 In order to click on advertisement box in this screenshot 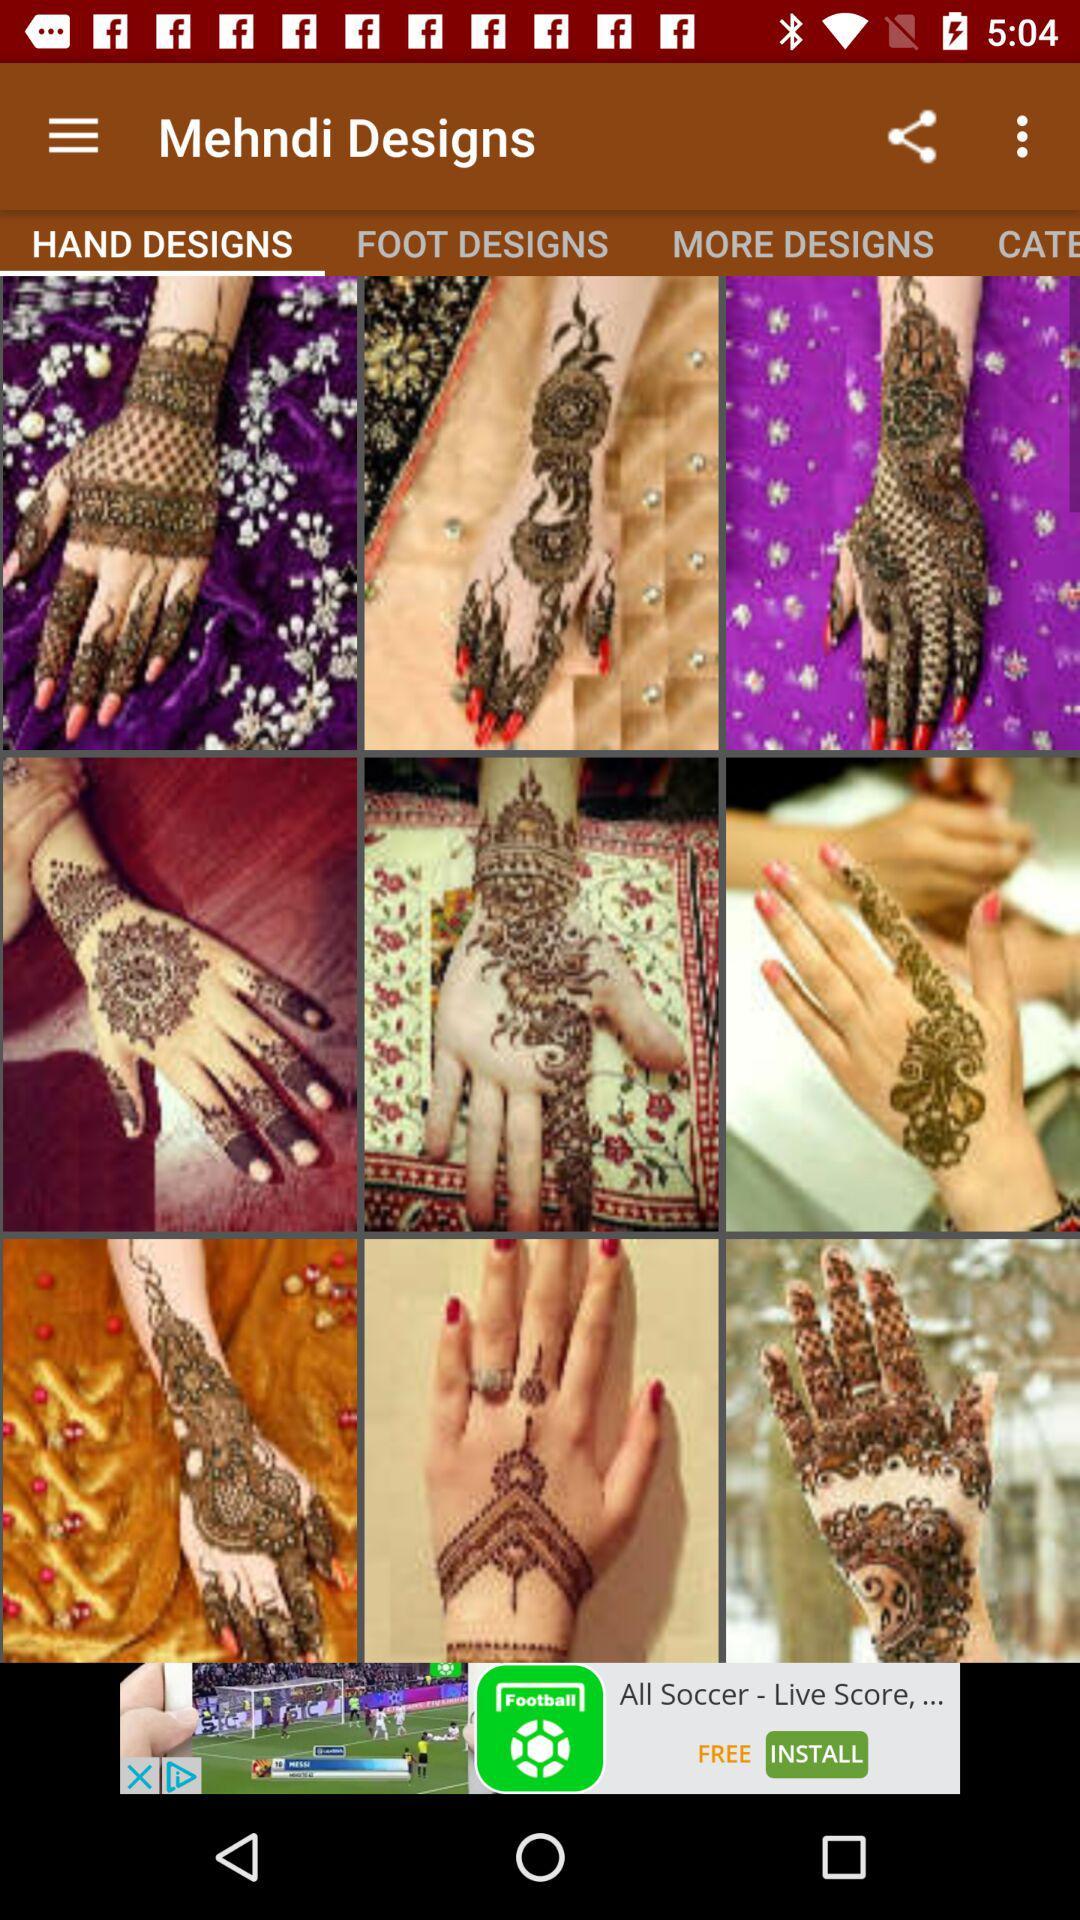, I will do `click(540, 1727)`.